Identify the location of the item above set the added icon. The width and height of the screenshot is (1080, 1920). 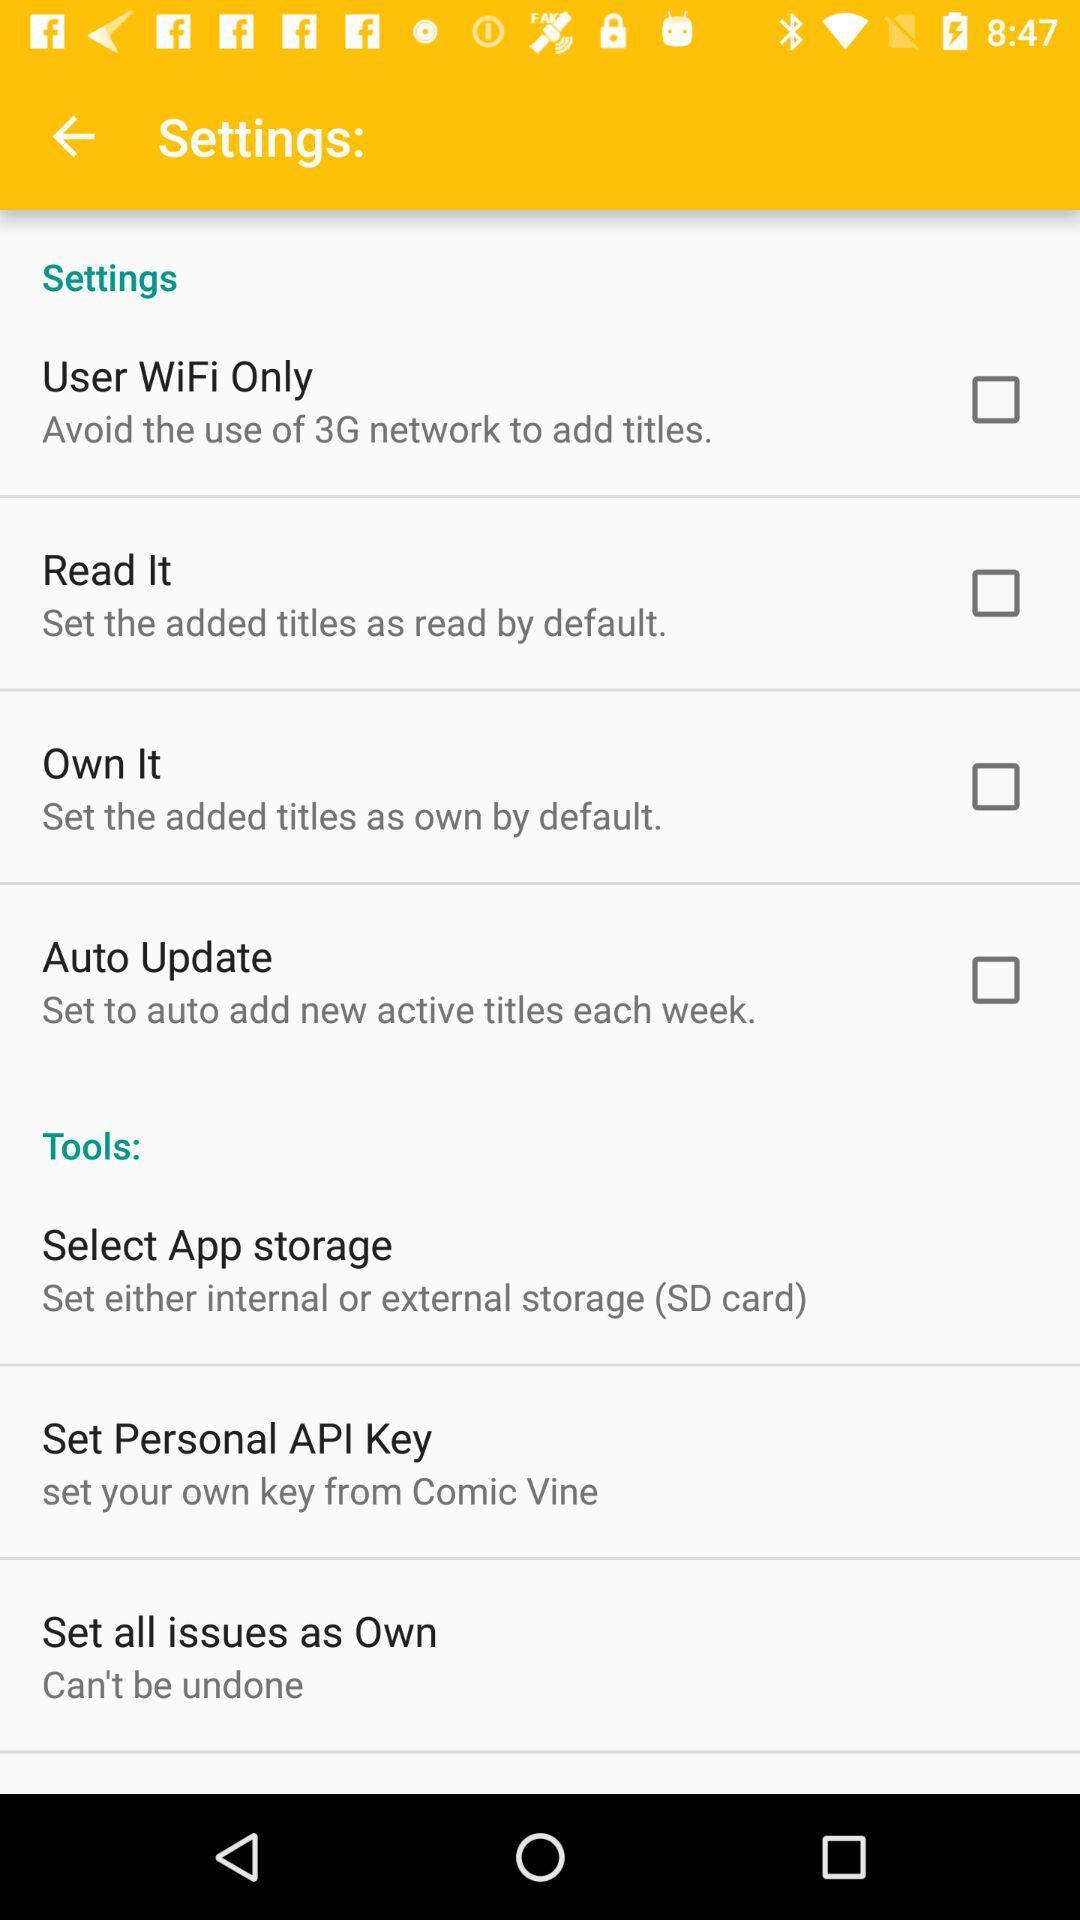
(106, 567).